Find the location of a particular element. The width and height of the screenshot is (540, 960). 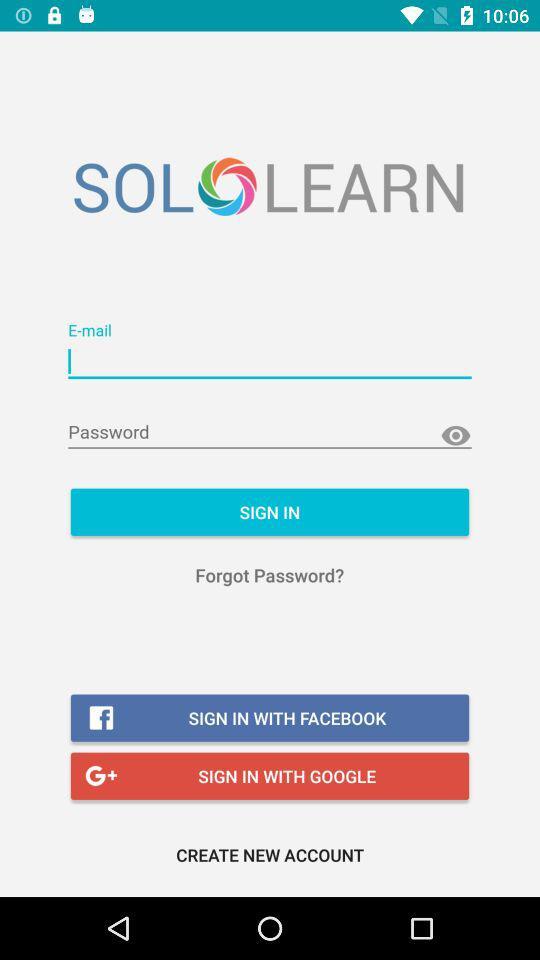

item below sign in with icon is located at coordinates (270, 853).